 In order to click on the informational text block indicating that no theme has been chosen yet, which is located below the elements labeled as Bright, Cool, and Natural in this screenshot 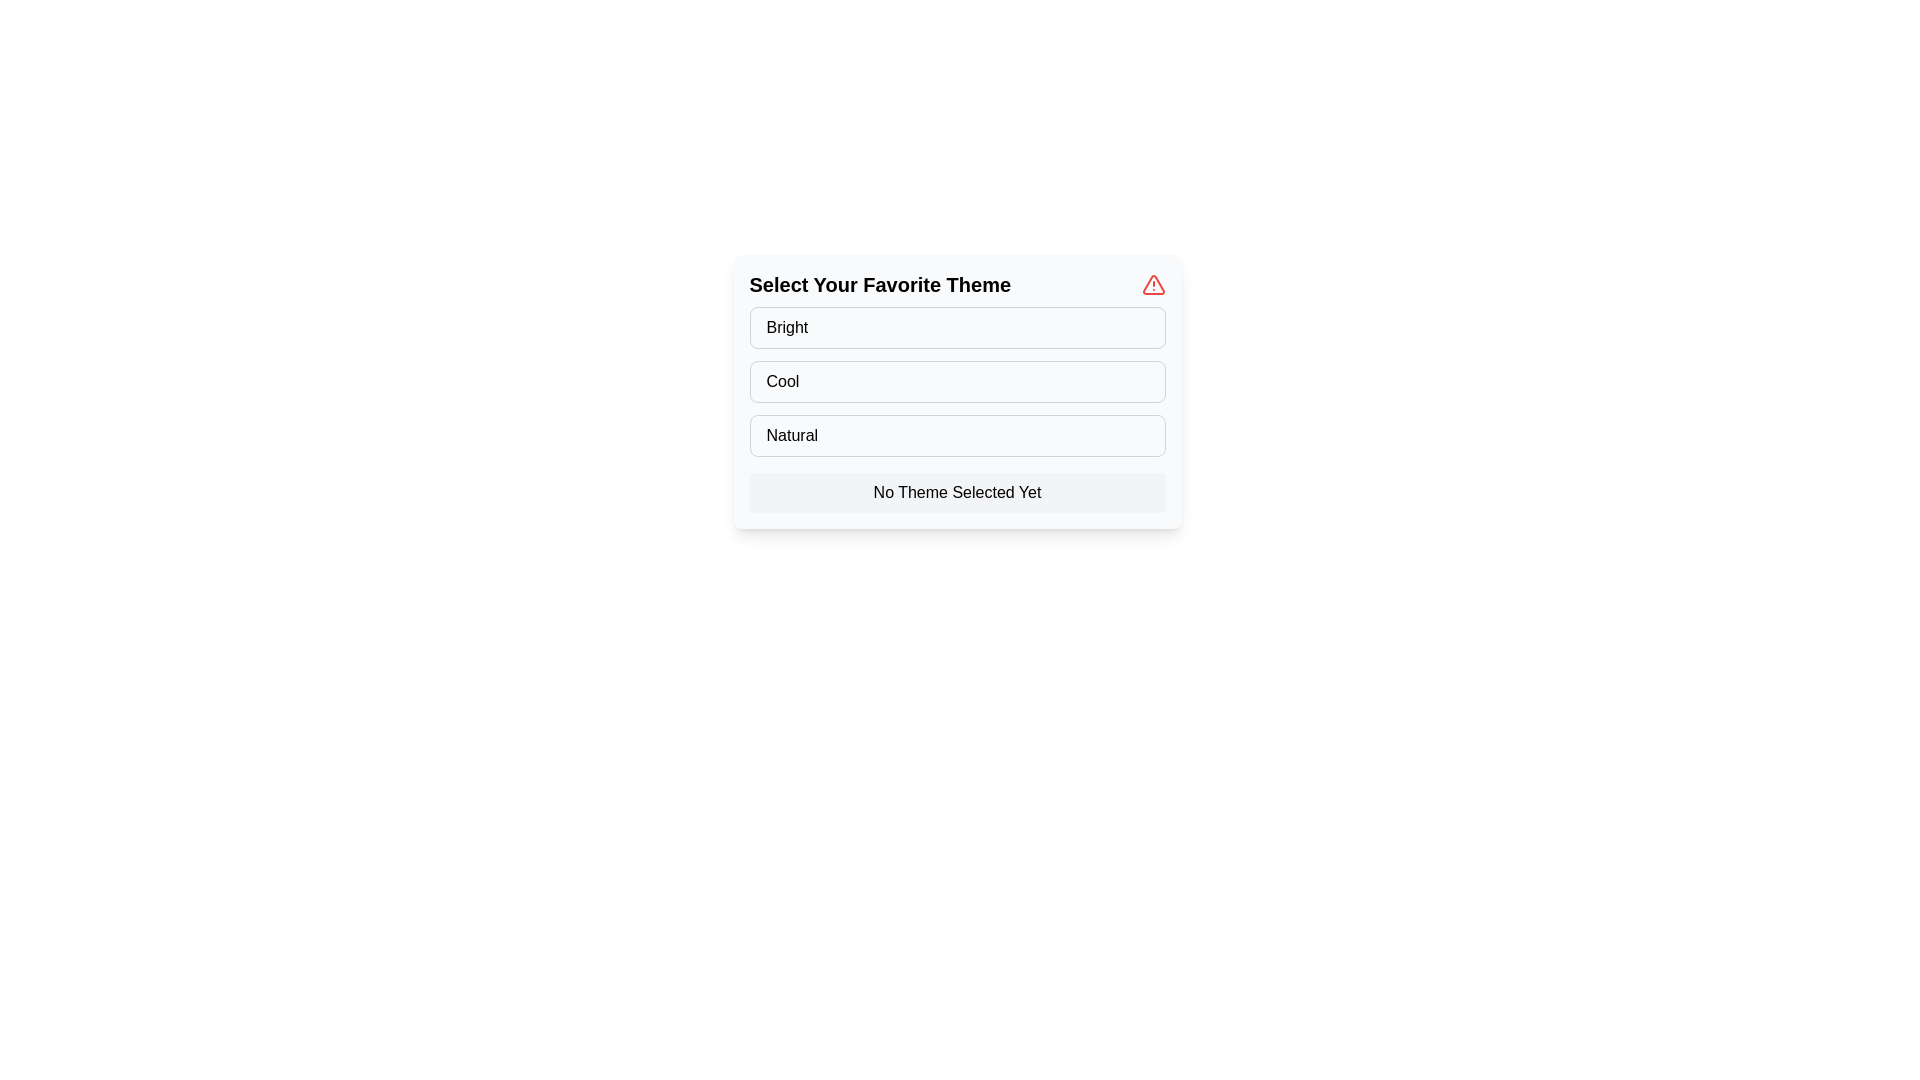, I will do `click(956, 493)`.